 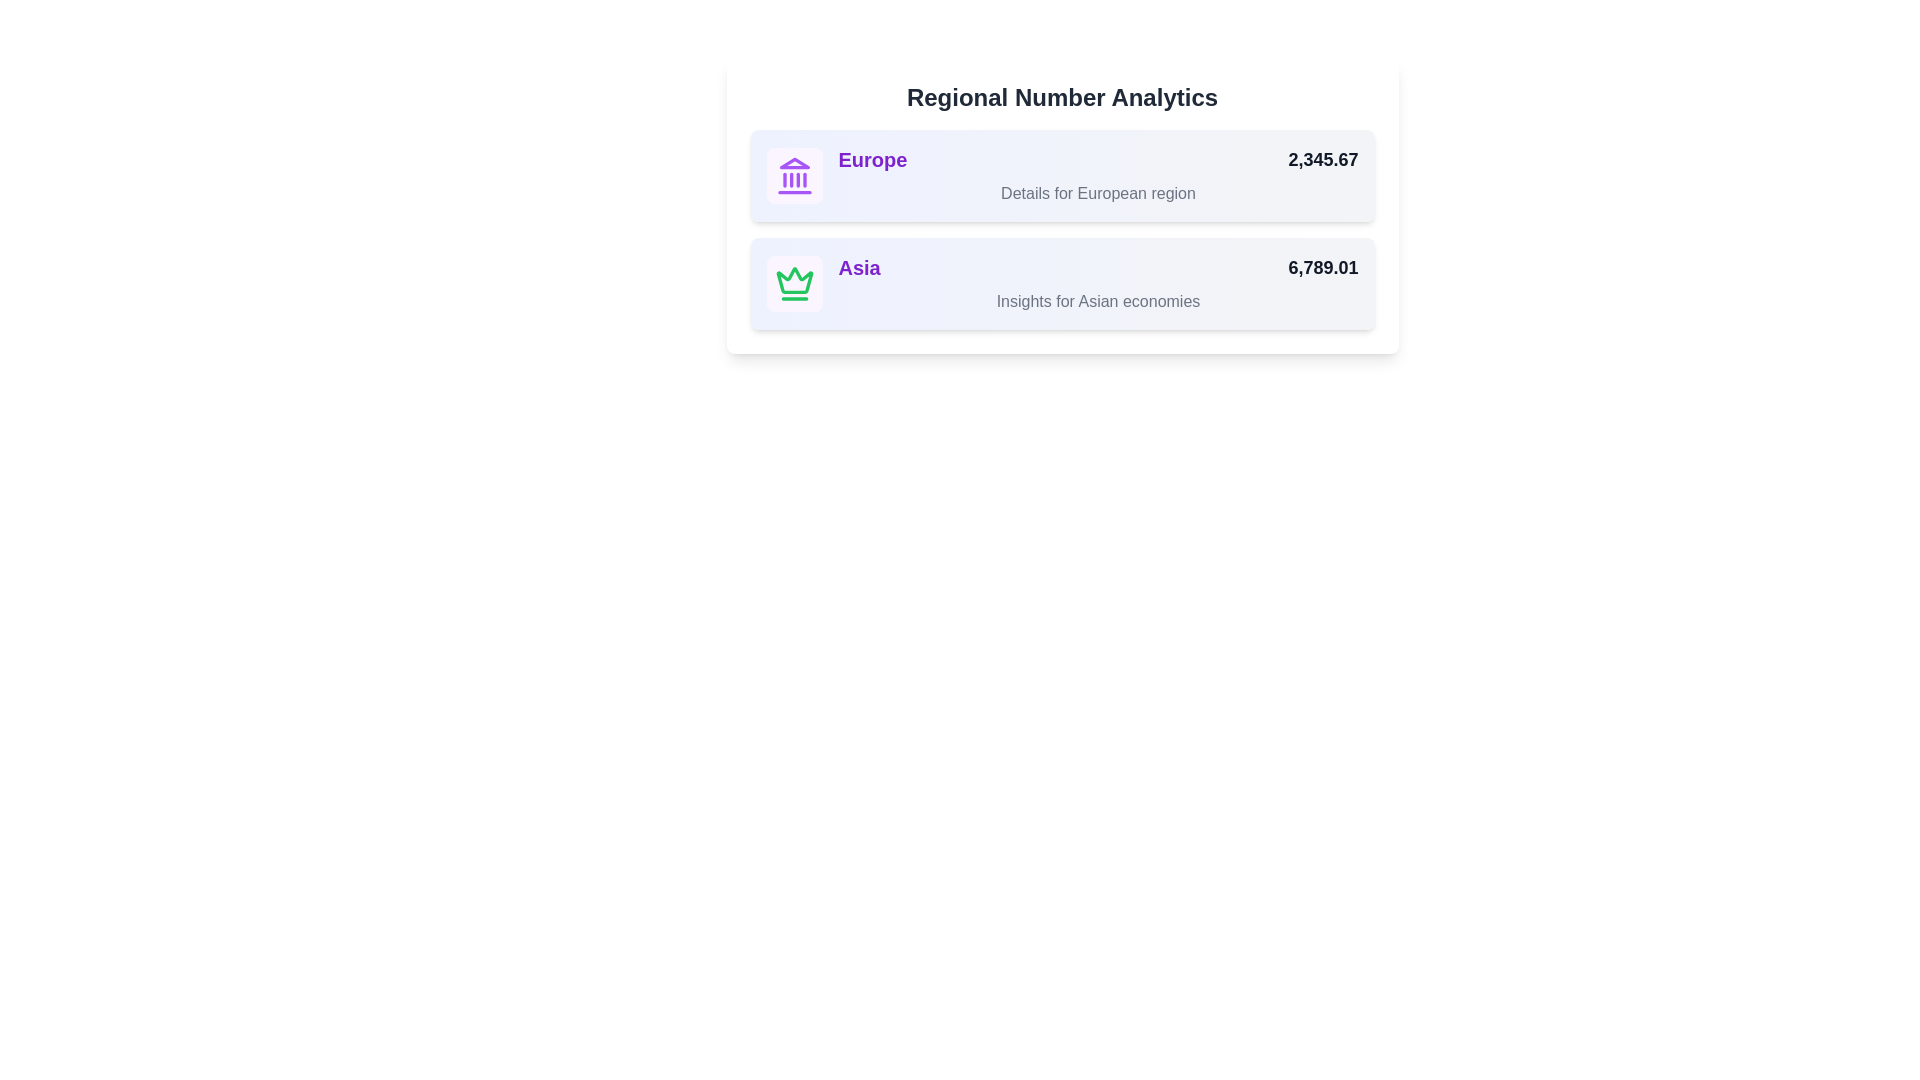 What do you see at coordinates (873, 158) in the screenshot?
I see `textual label that displays 'Europe', which is styled in bold purple font and located in the first card of a vertical list, positioned between an icon and a numeric value` at bounding box center [873, 158].